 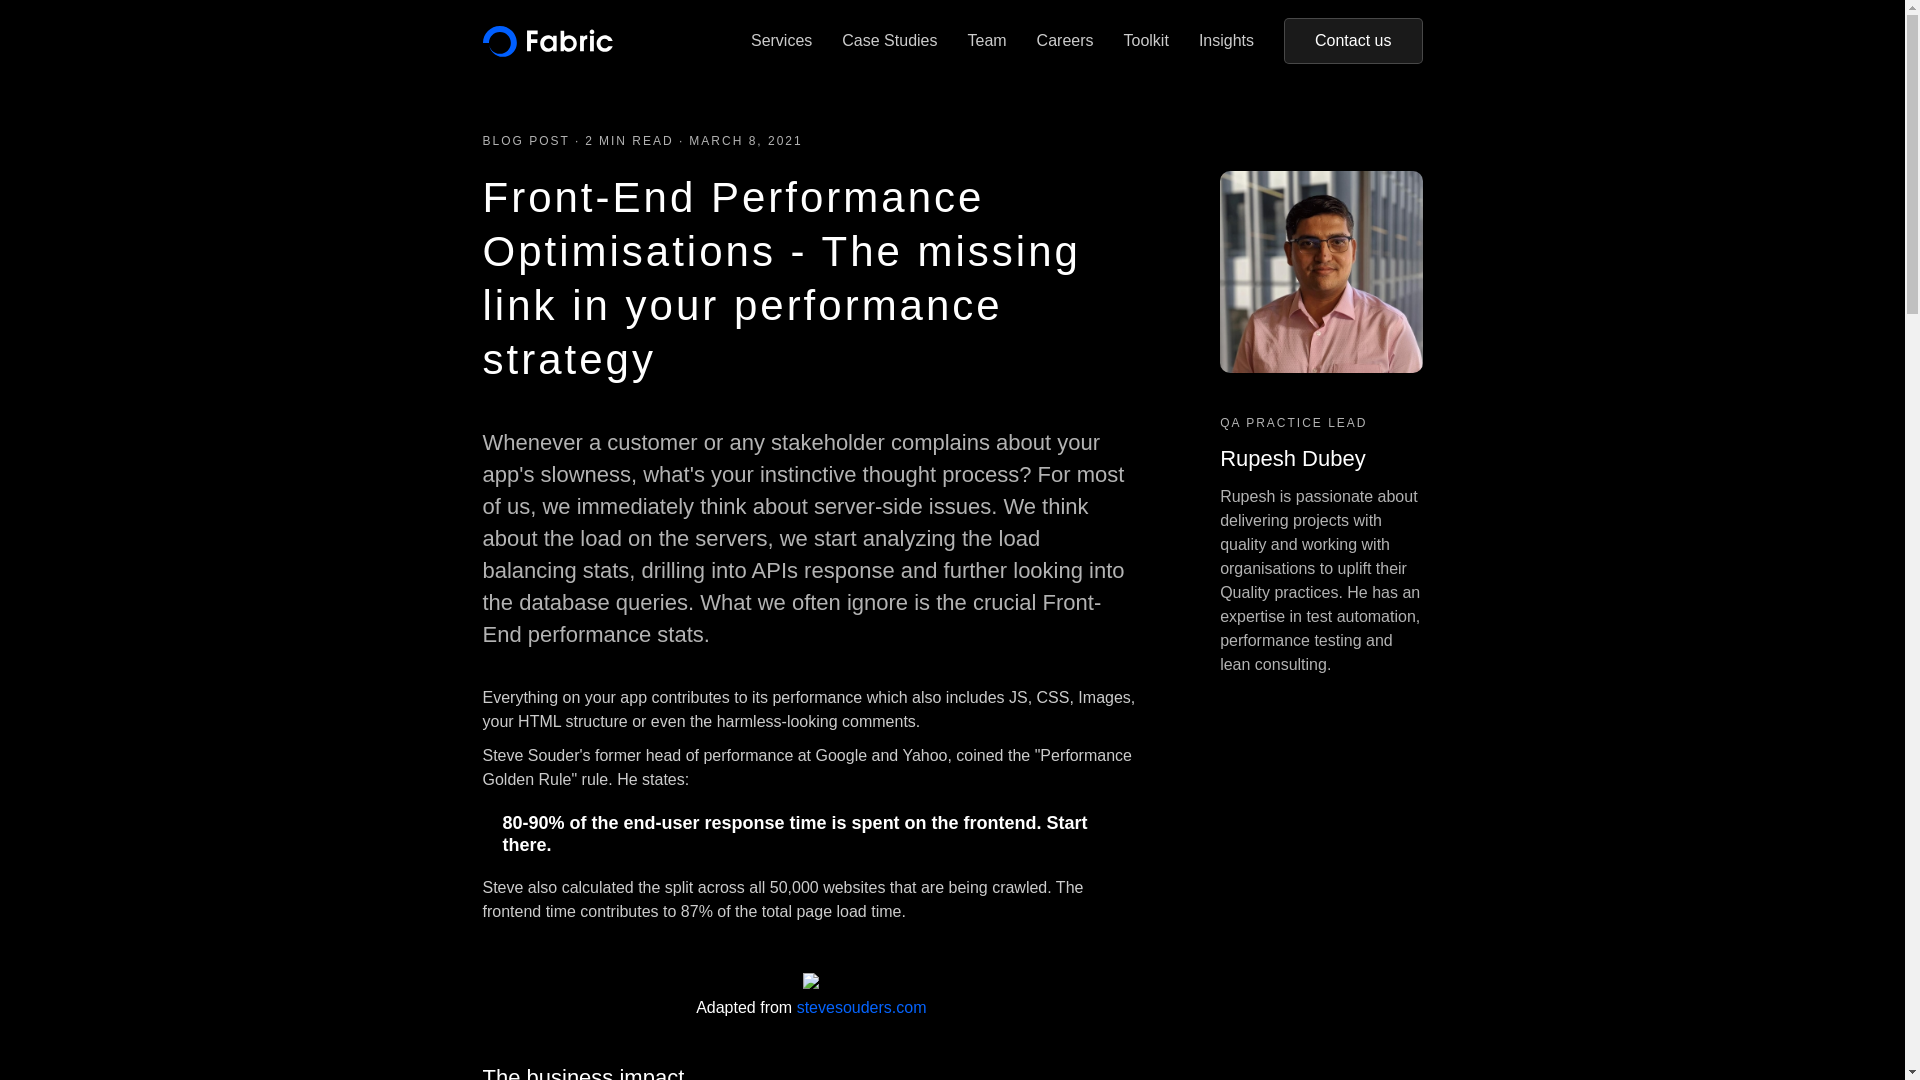 I want to click on 'Insights', so click(x=1225, y=41).